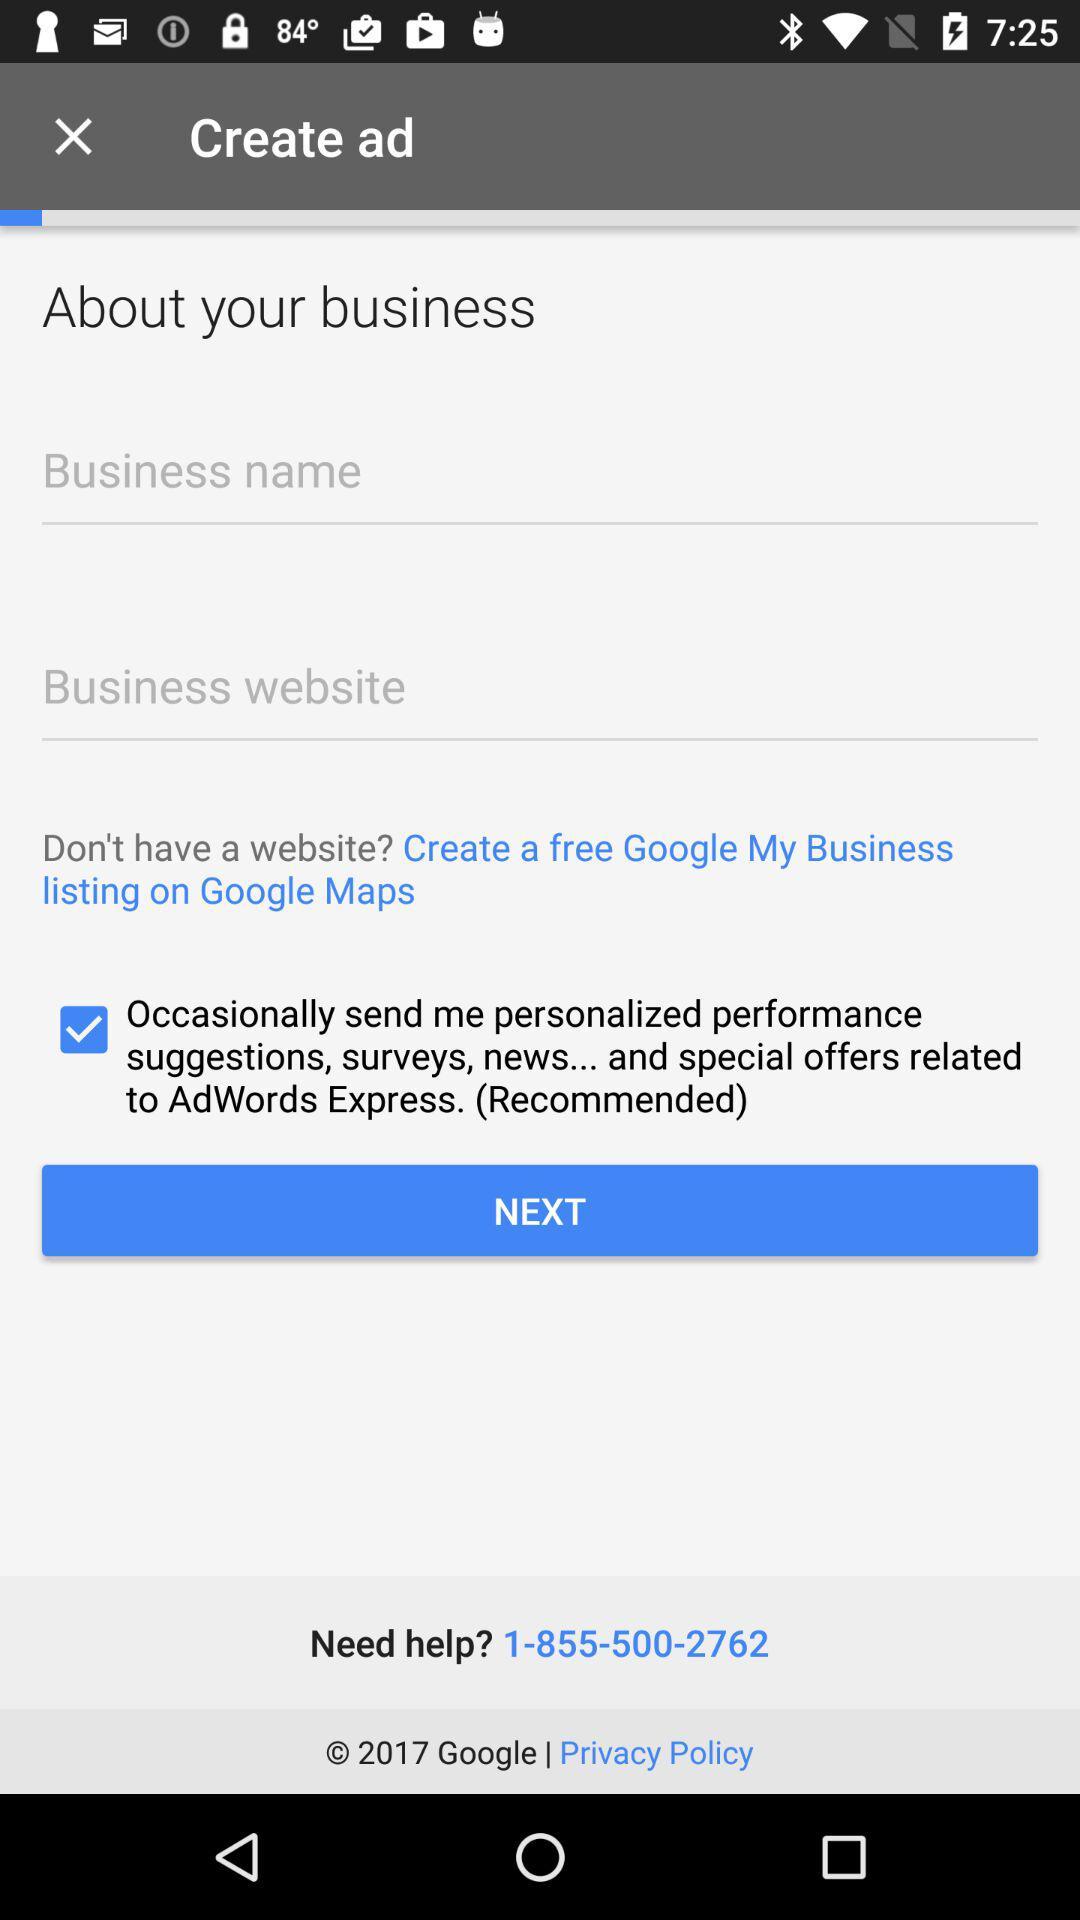  Describe the element at coordinates (540, 1054) in the screenshot. I see `the item below the don t have` at that location.